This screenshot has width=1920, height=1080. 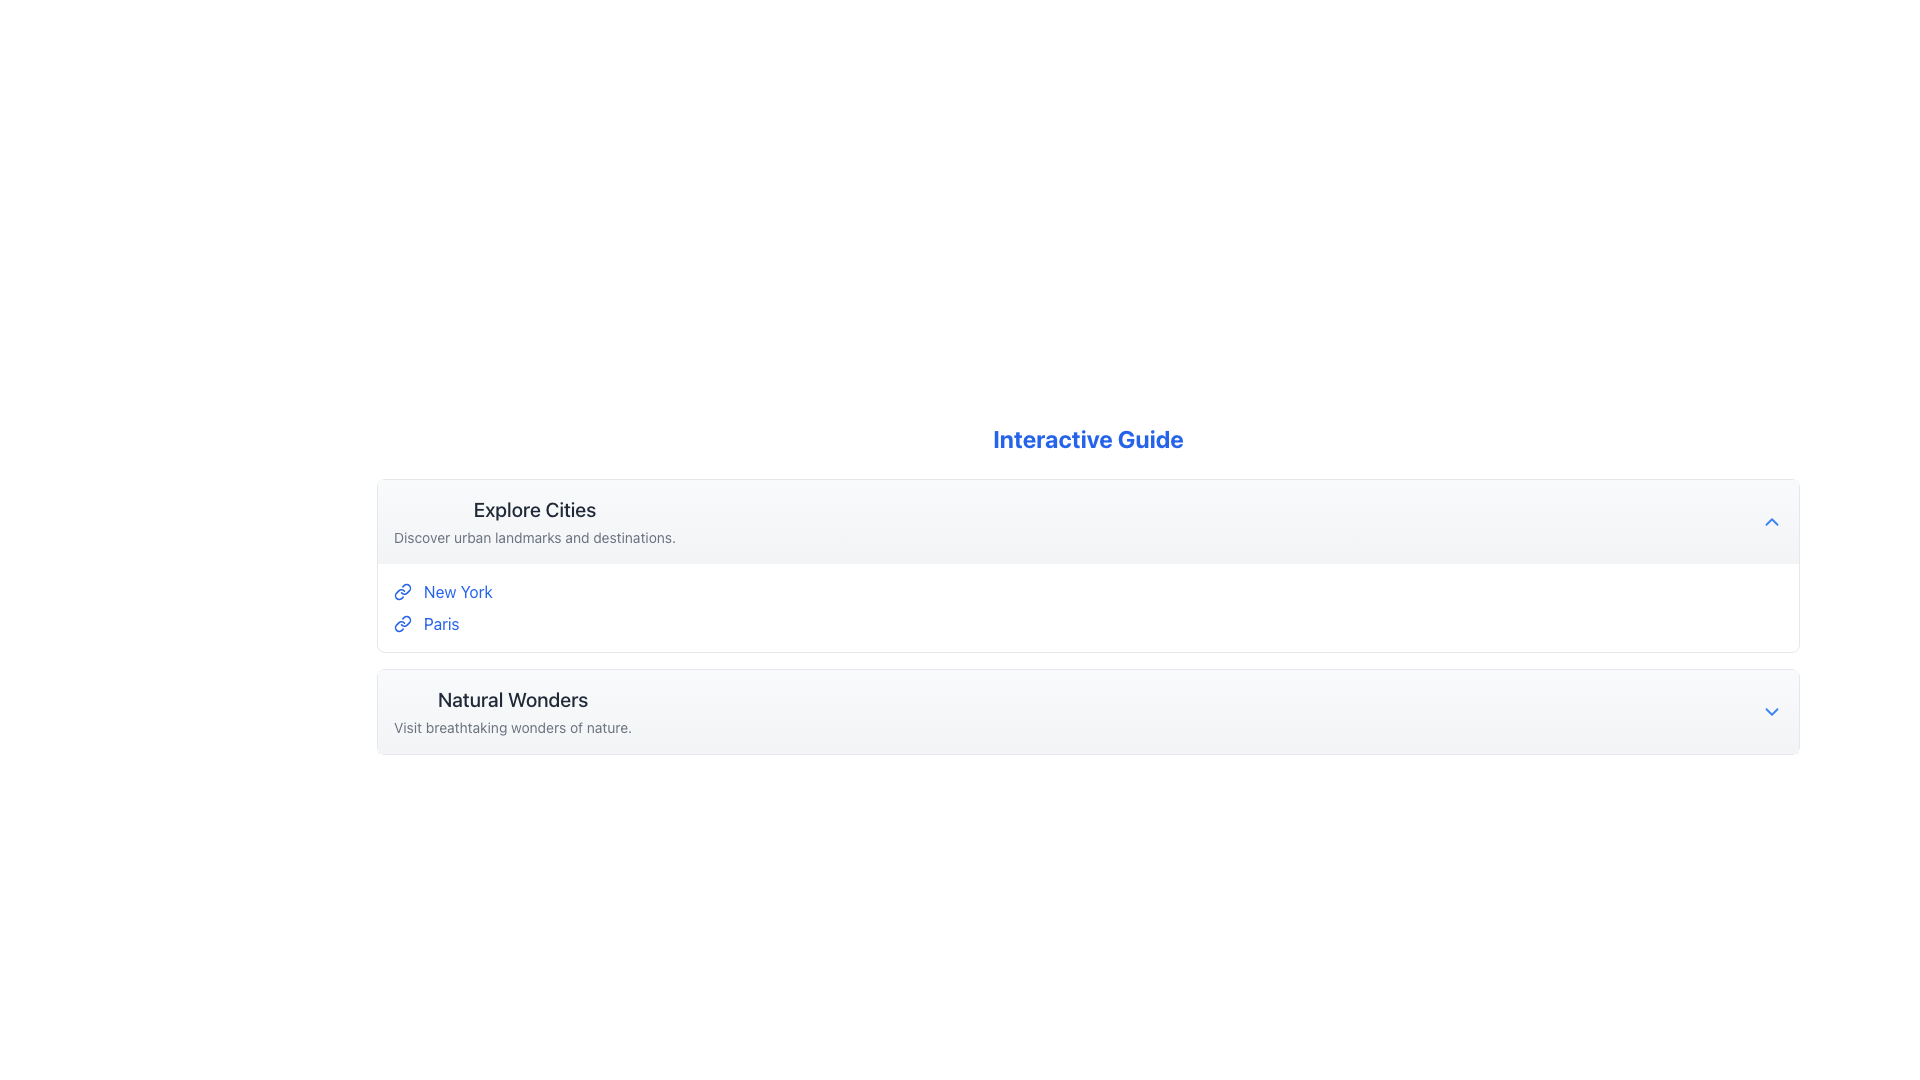 What do you see at coordinates (1771, 711) in the screenshot?
I see `the 'Natural Wonders' section expansion Icon, which is positioned to the far right of the section, to trigger any visual feedback` at bounding box center [1771, 711].